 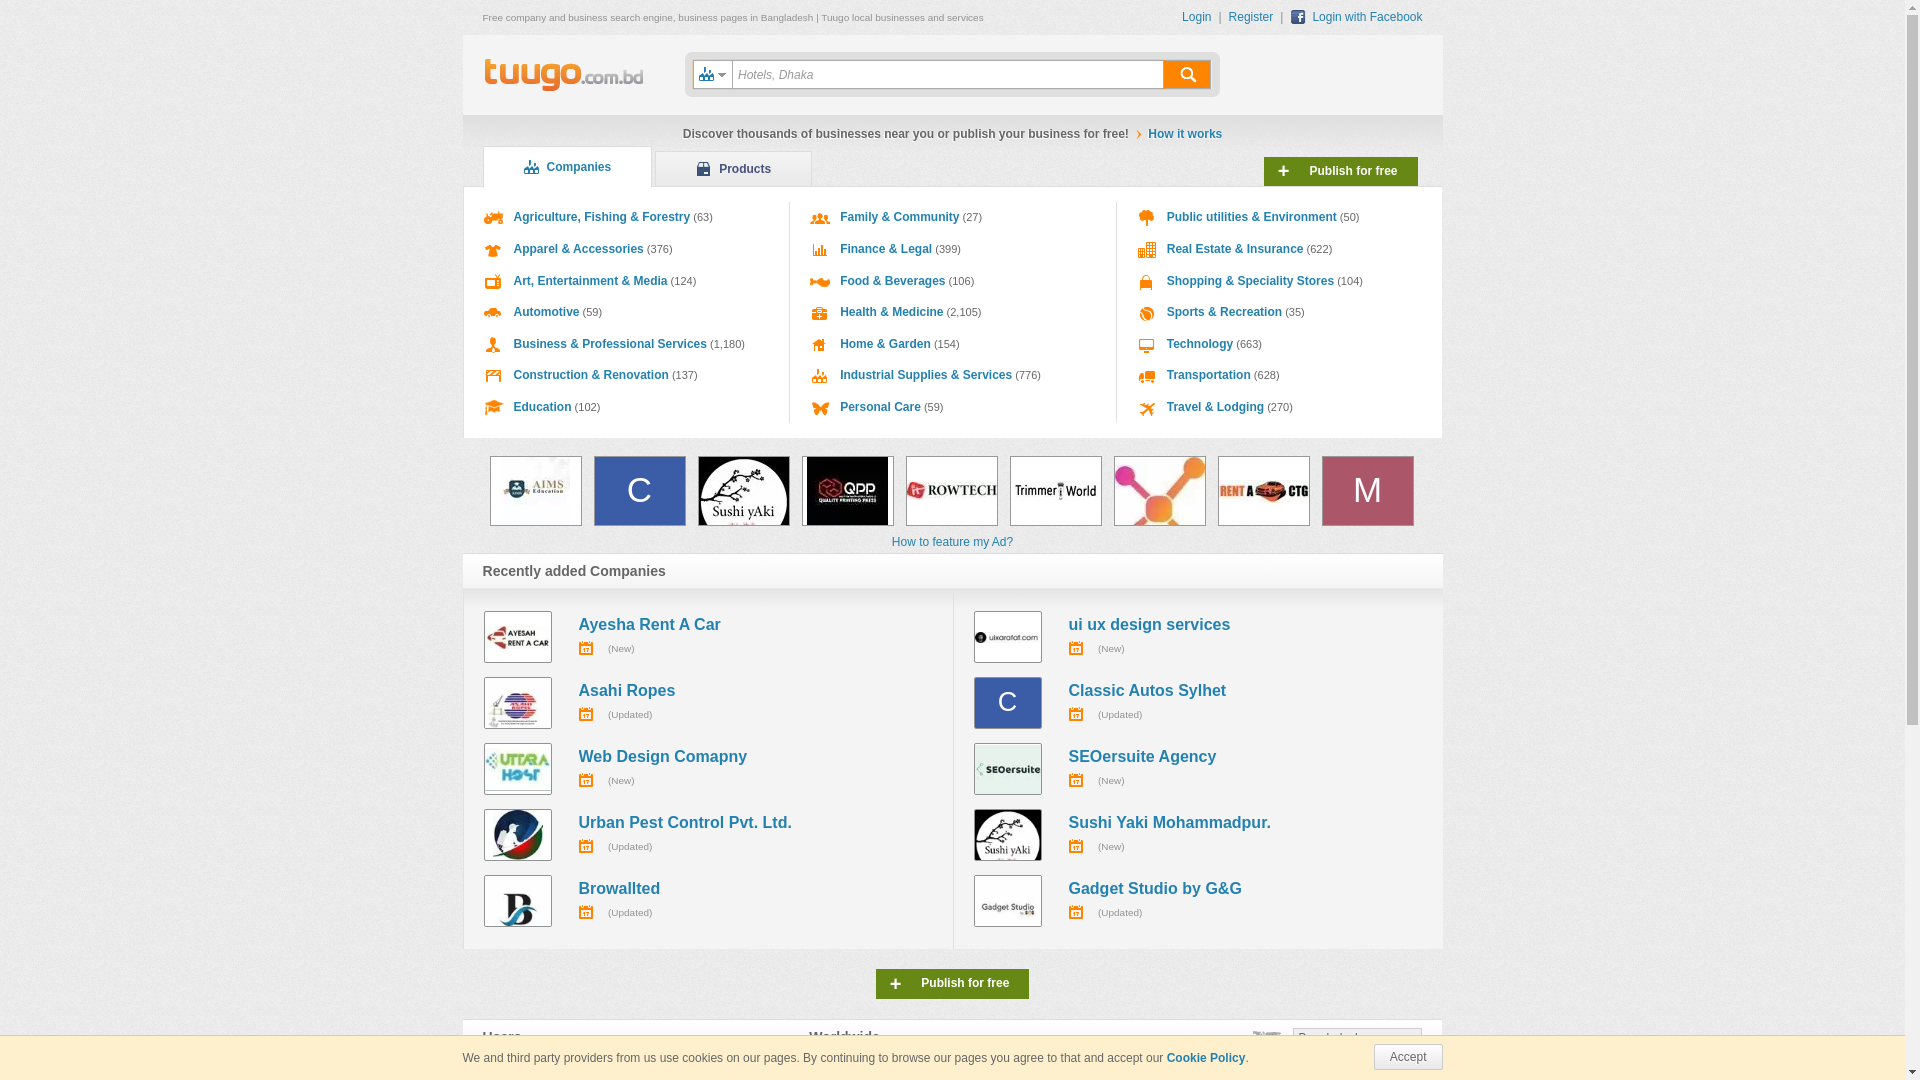 I want to click on ' Health & Medicine (2,105)', so click(x=952, y=312).